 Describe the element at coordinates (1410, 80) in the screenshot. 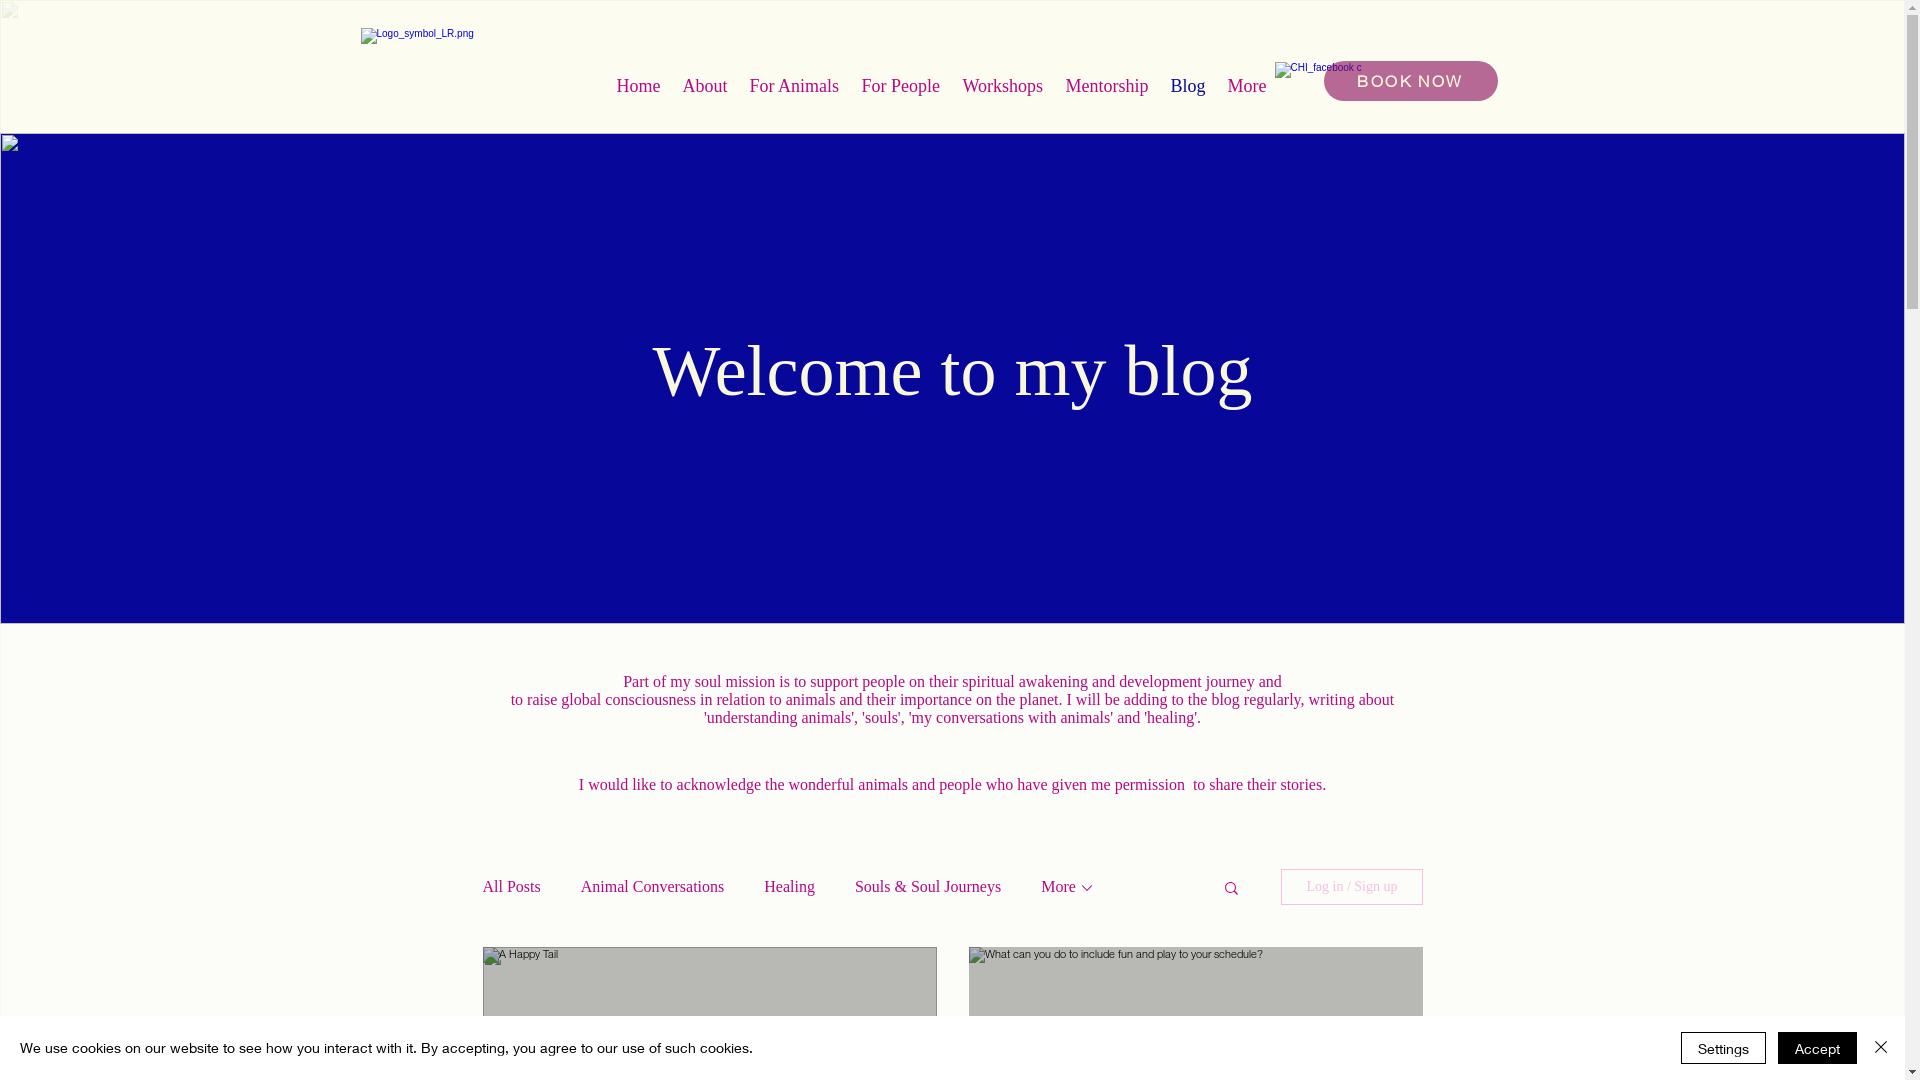

I see `'BOOK NOW'` at that location.